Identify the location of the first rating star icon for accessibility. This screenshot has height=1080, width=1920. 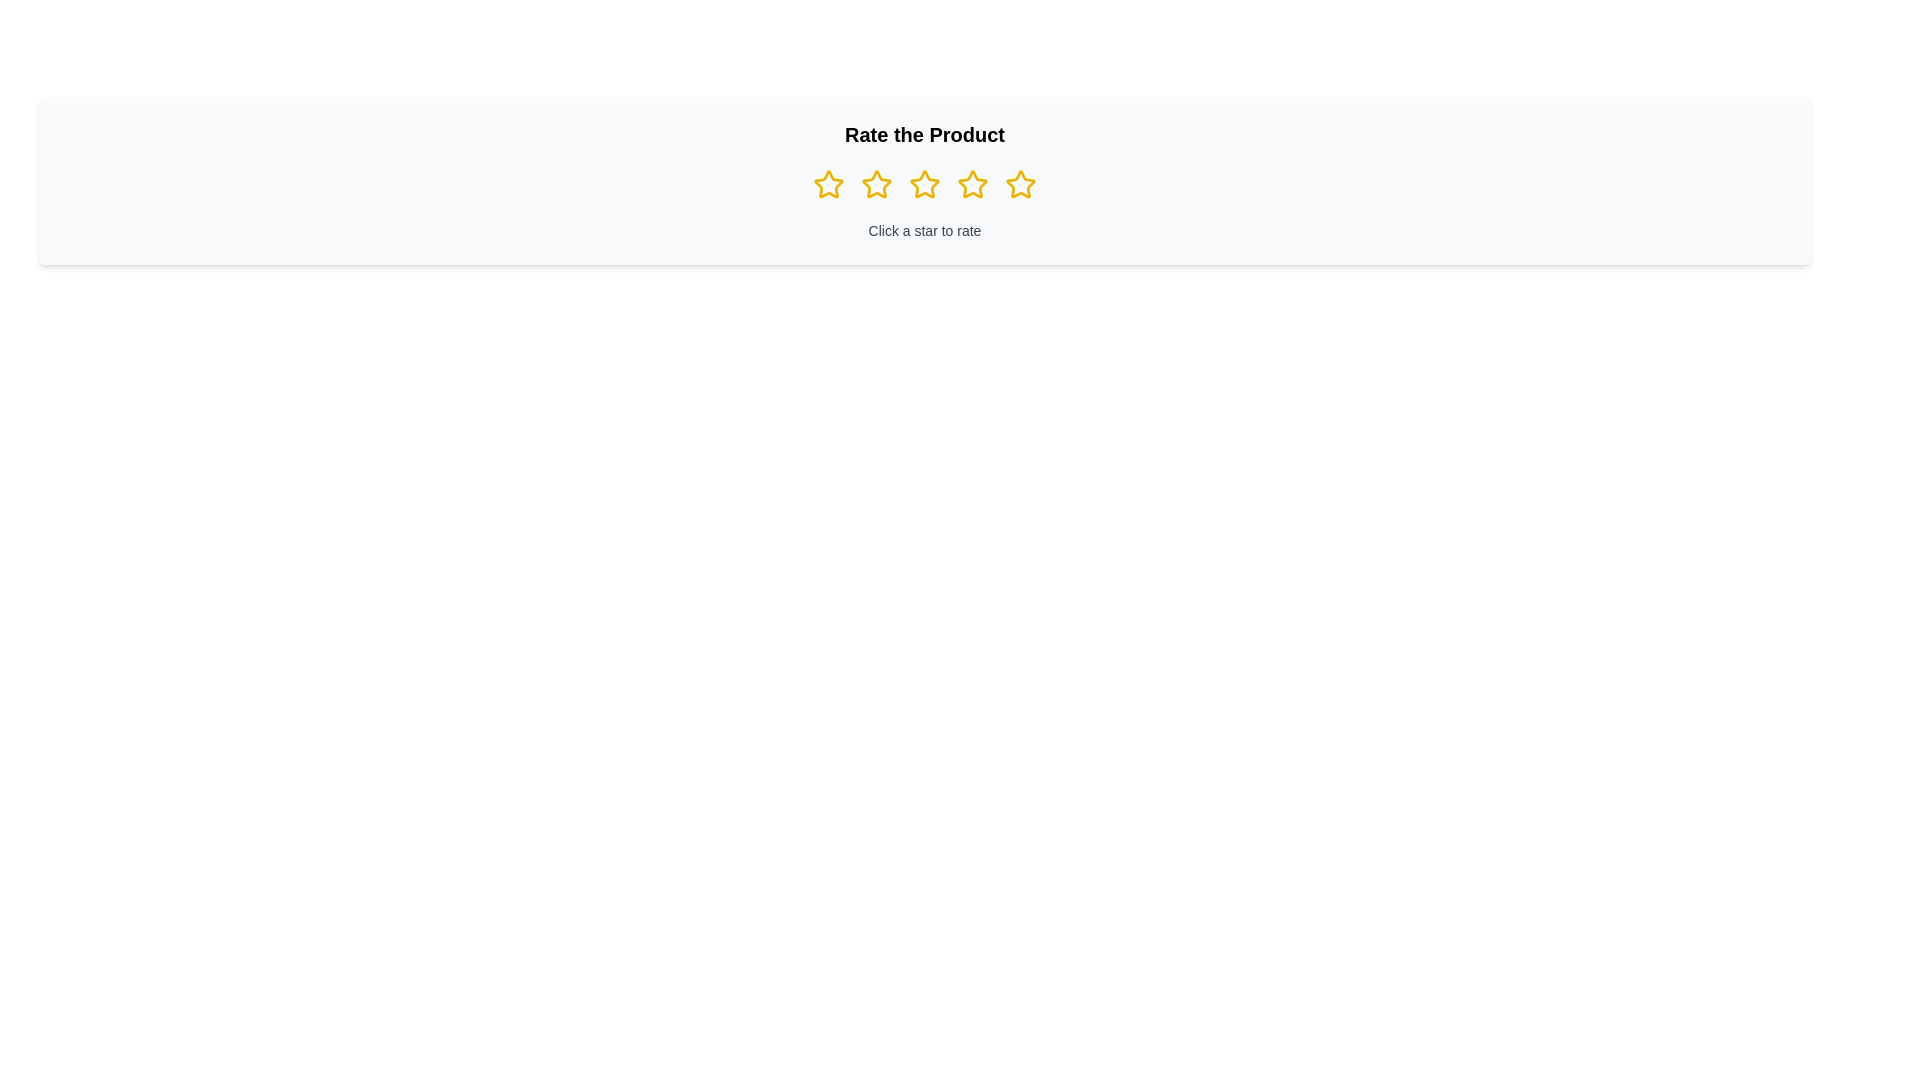
(829, 185).